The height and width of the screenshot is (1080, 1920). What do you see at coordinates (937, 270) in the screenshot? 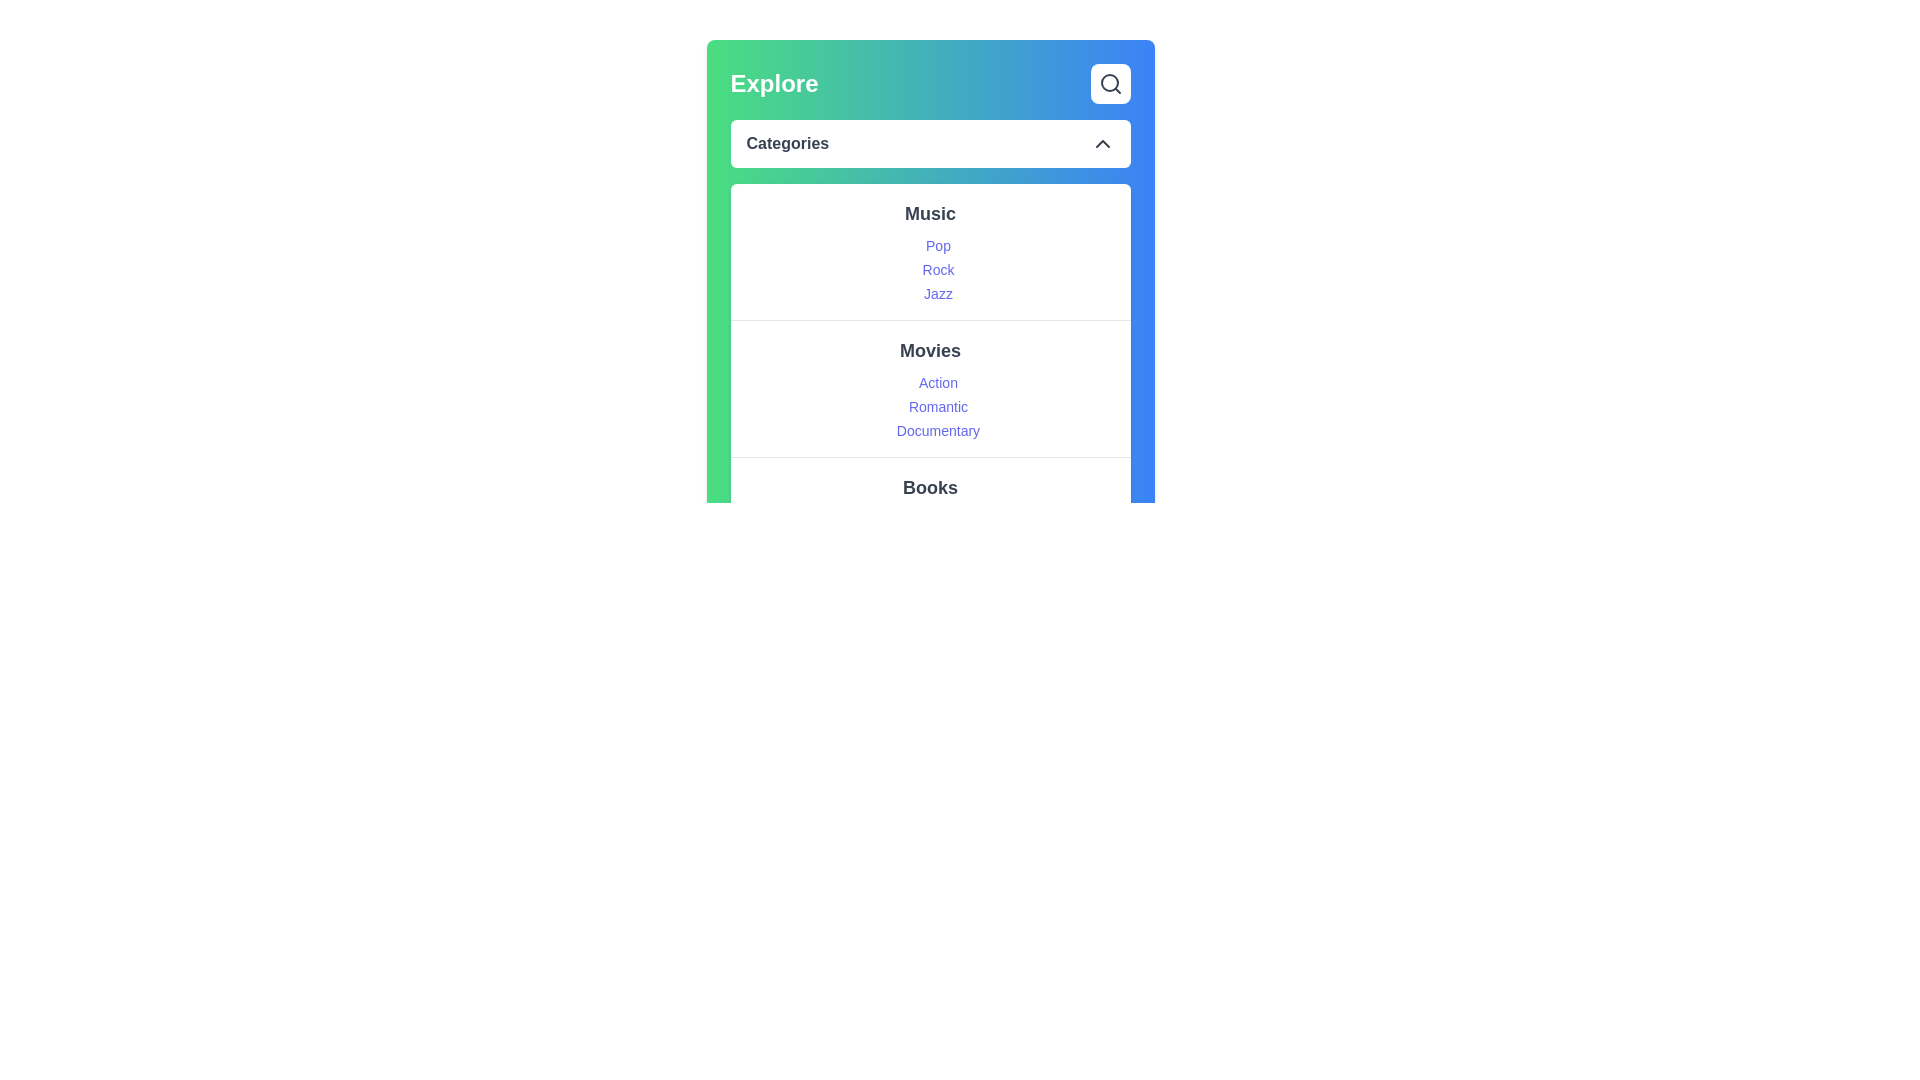
I see `the 'Rock' item in the vertical list located in the 'Music' section` at bounding box center [937, 270].